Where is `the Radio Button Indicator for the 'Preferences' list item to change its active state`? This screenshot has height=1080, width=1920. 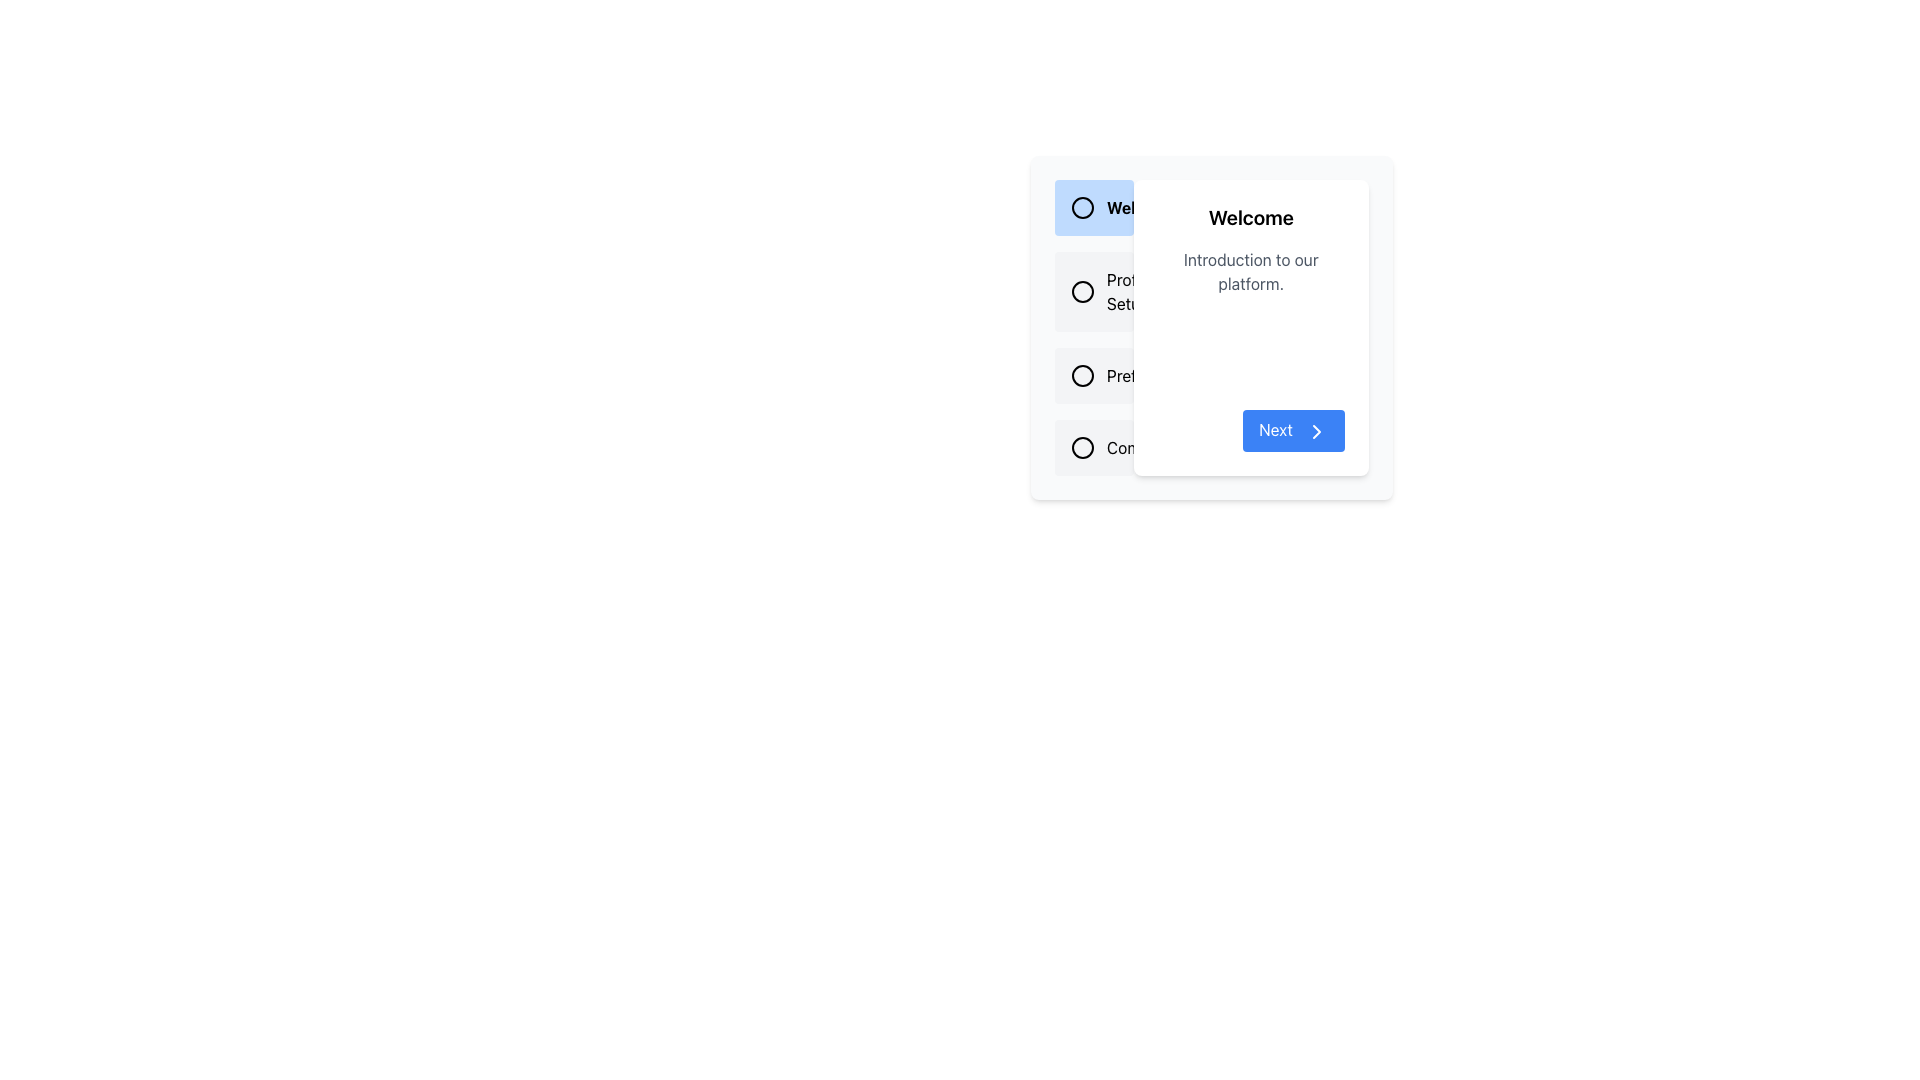
the Radio Button Indicator for the 'Preferences' list item to change its active state is located at coordinates (1082, 375).